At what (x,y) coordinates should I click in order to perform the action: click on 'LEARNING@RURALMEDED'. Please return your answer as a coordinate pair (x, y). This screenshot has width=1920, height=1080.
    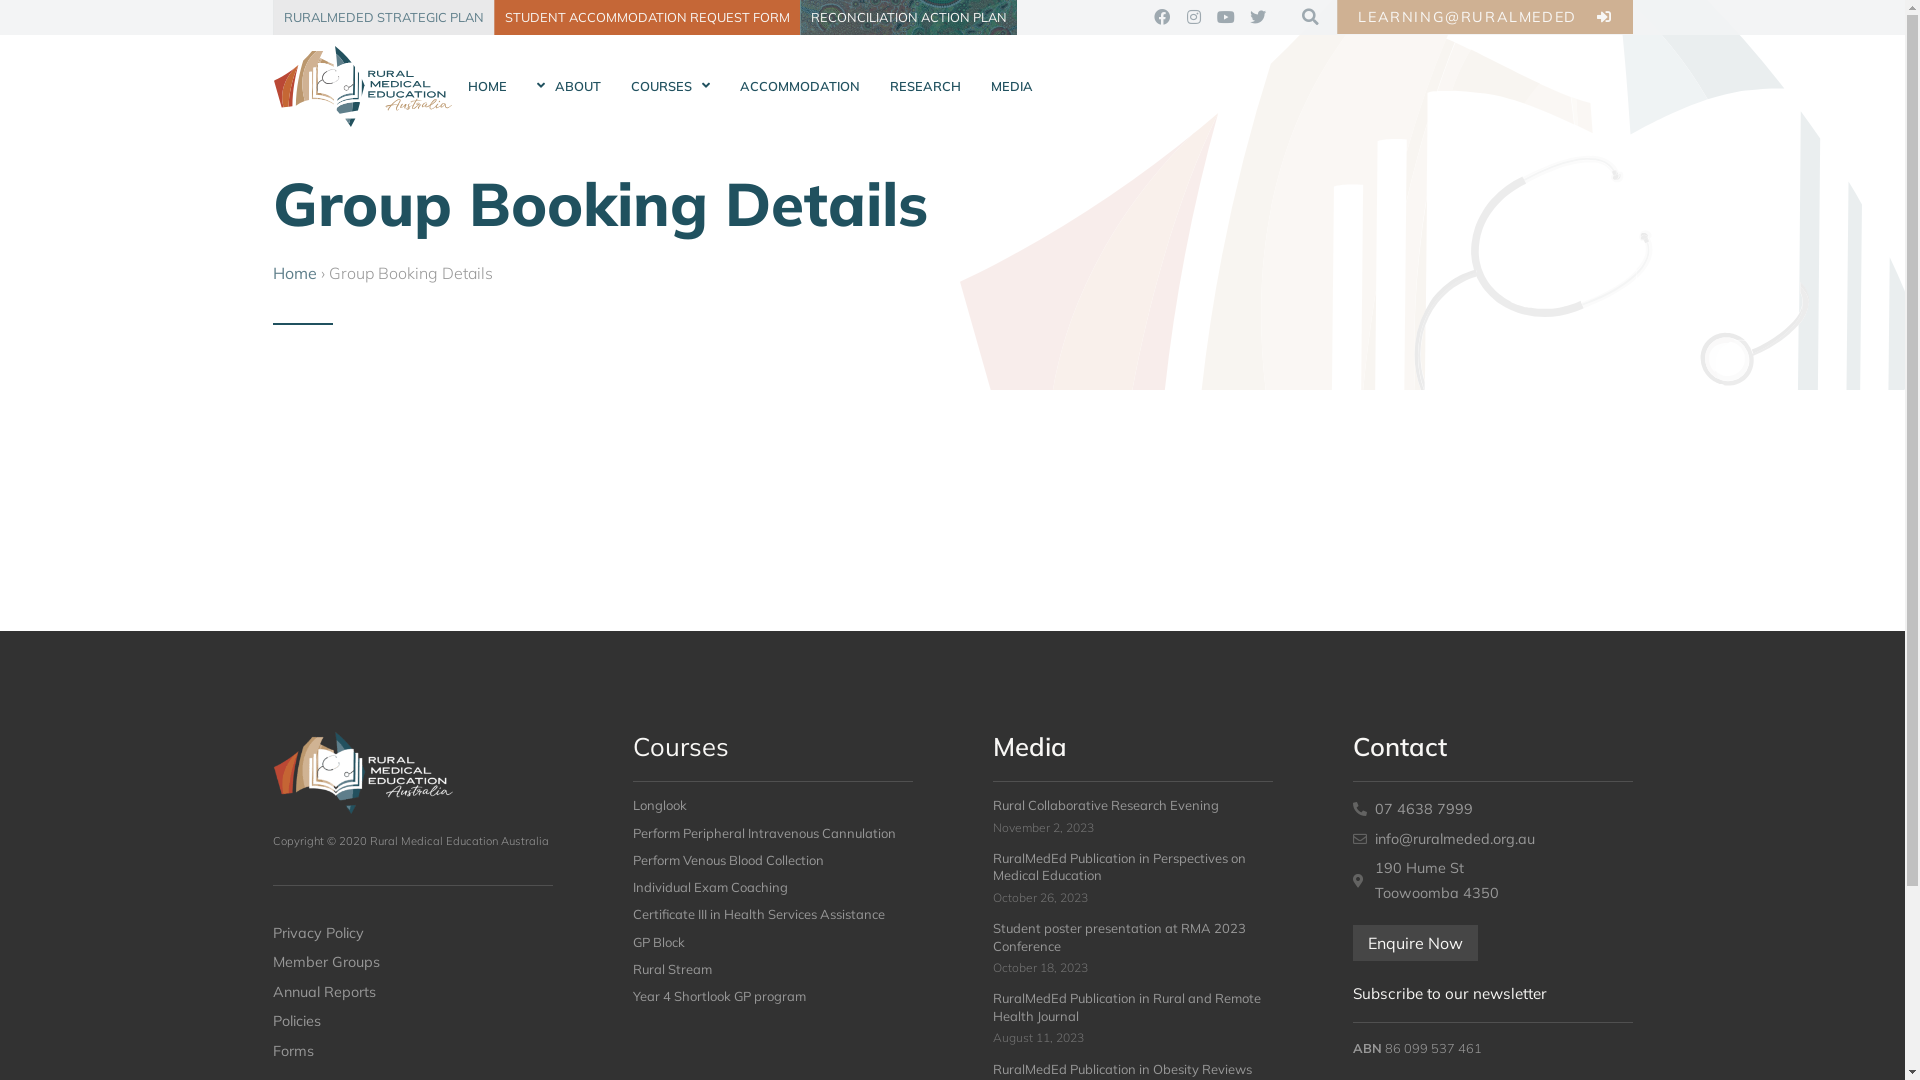
    Looking at the image, I should click on (1484, 16).